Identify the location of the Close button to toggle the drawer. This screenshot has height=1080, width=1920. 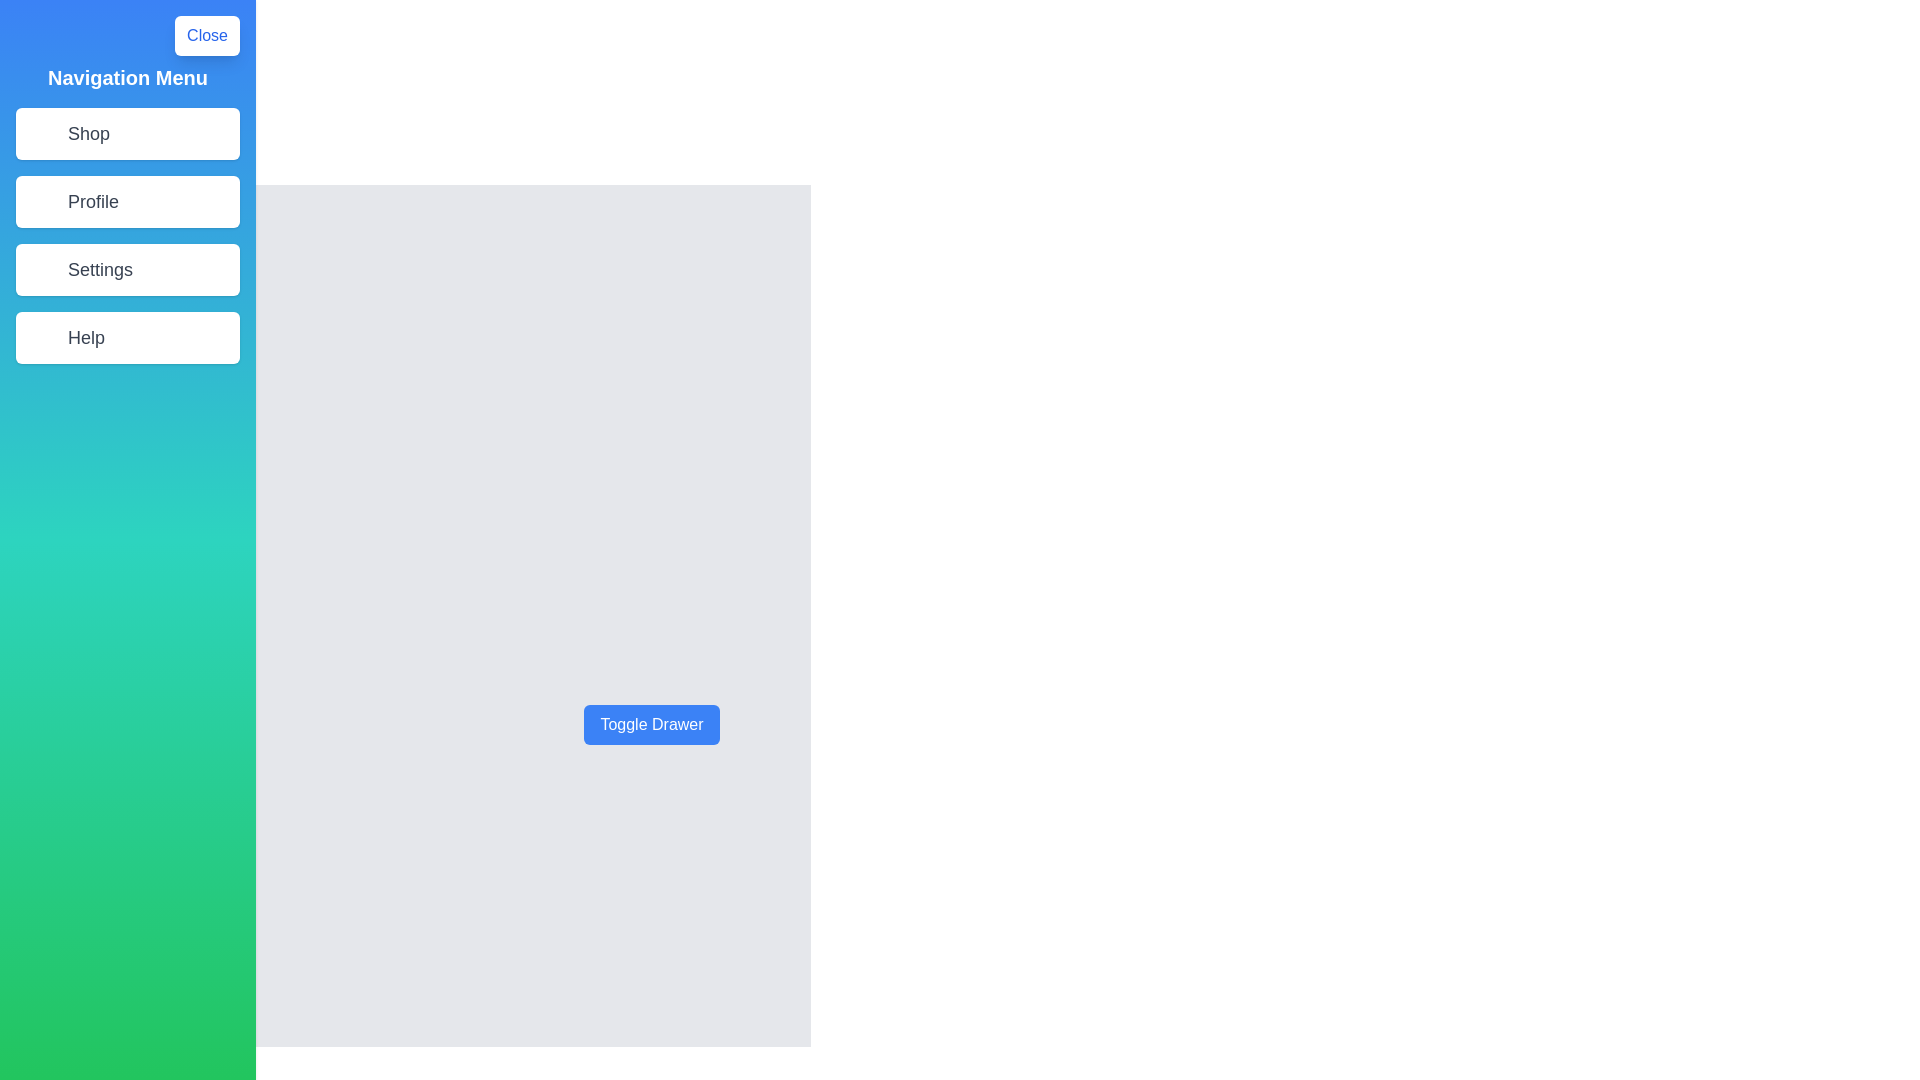
(207, 35).